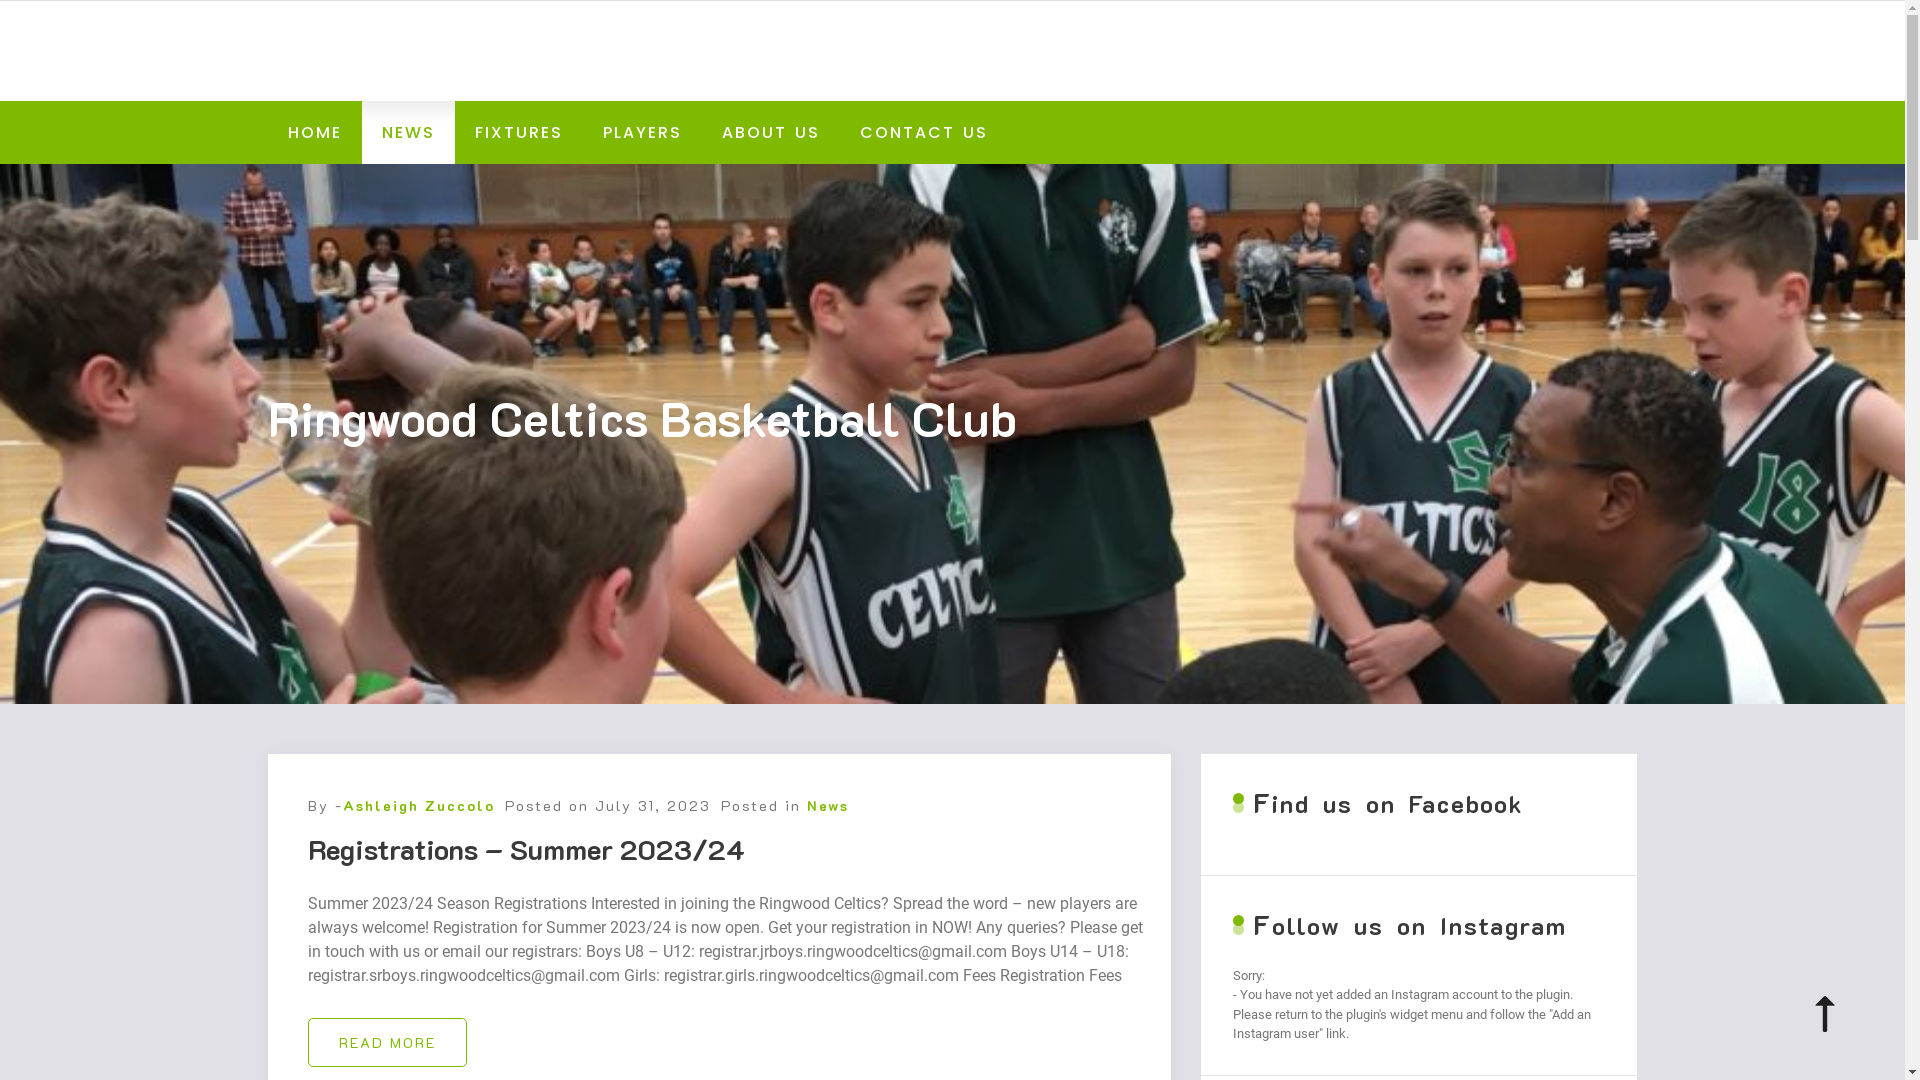 The height and width of the screenshot is (1080, 1920). Describe the element at coordinates (387, 1041) in the screenshot. I see `'READ MORE'` at that location.